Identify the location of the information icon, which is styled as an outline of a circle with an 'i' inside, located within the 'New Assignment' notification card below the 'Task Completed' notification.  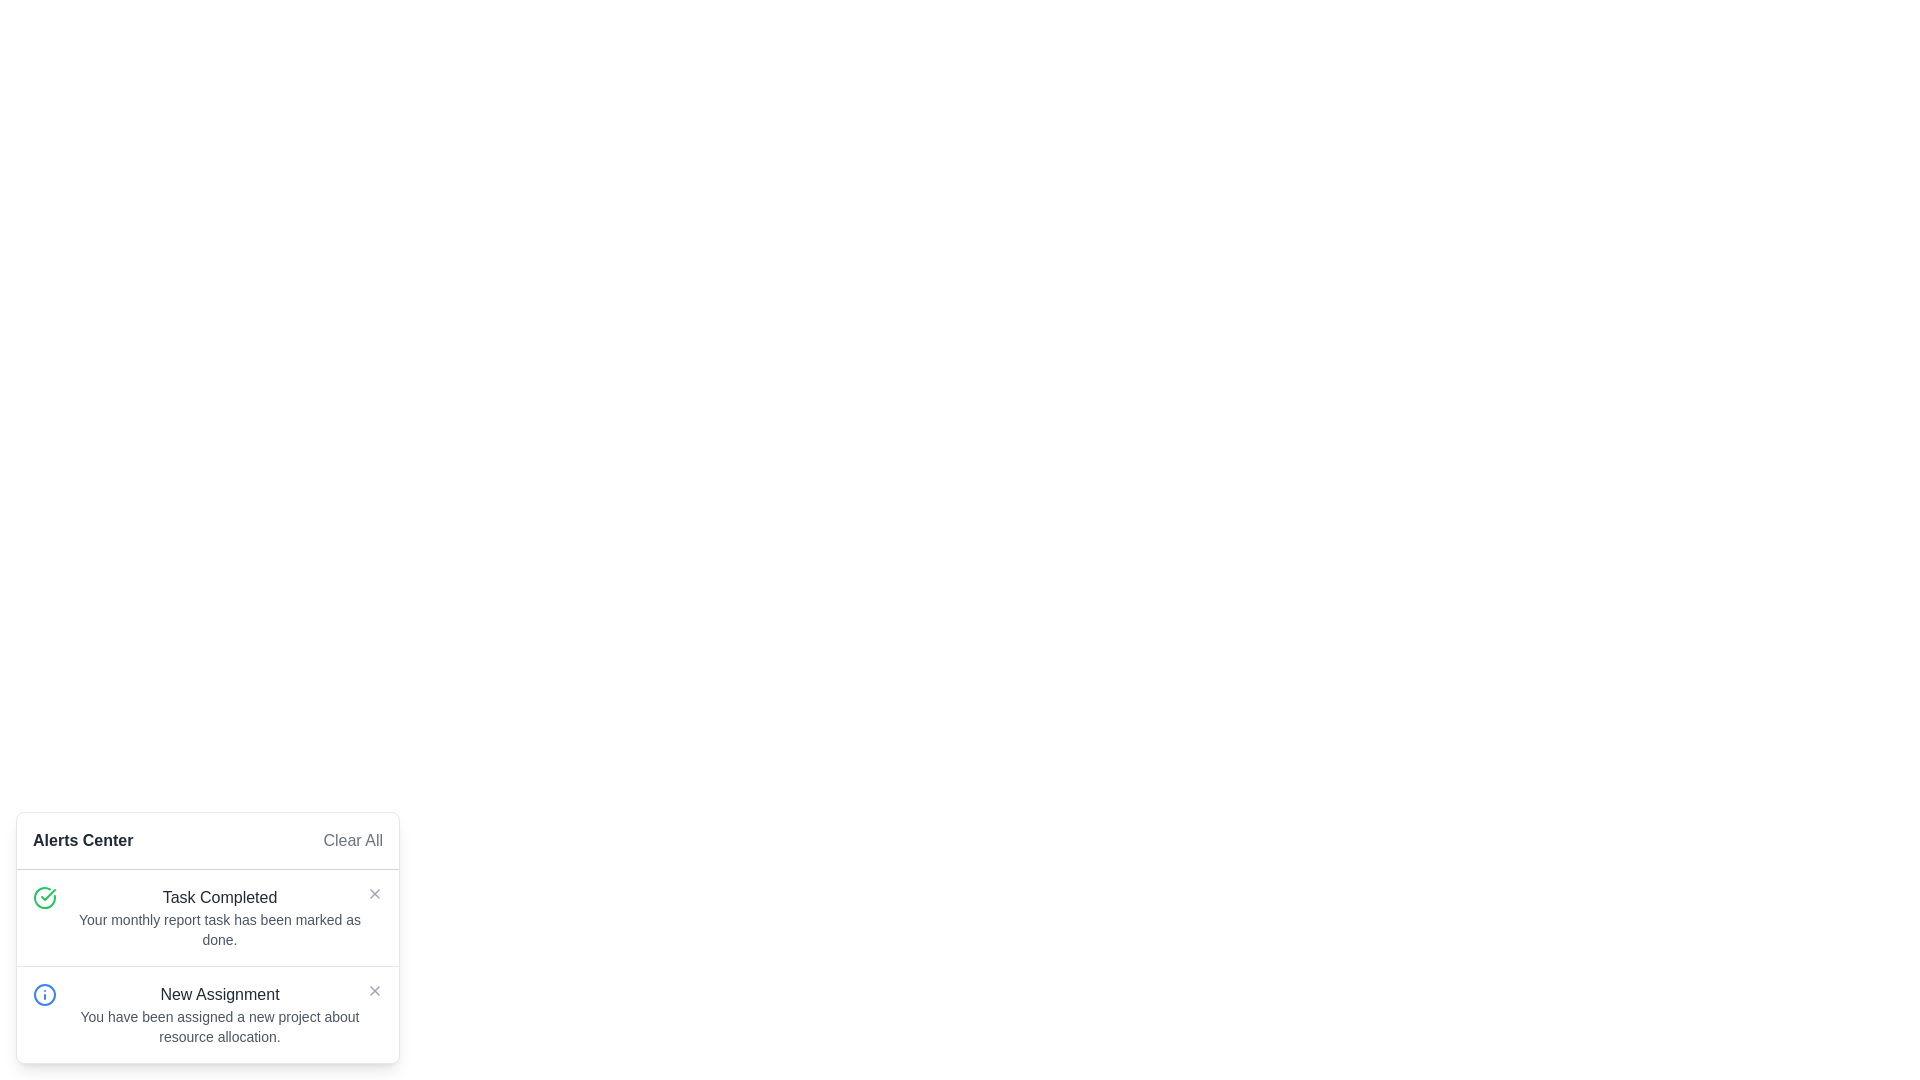
(44, 995).